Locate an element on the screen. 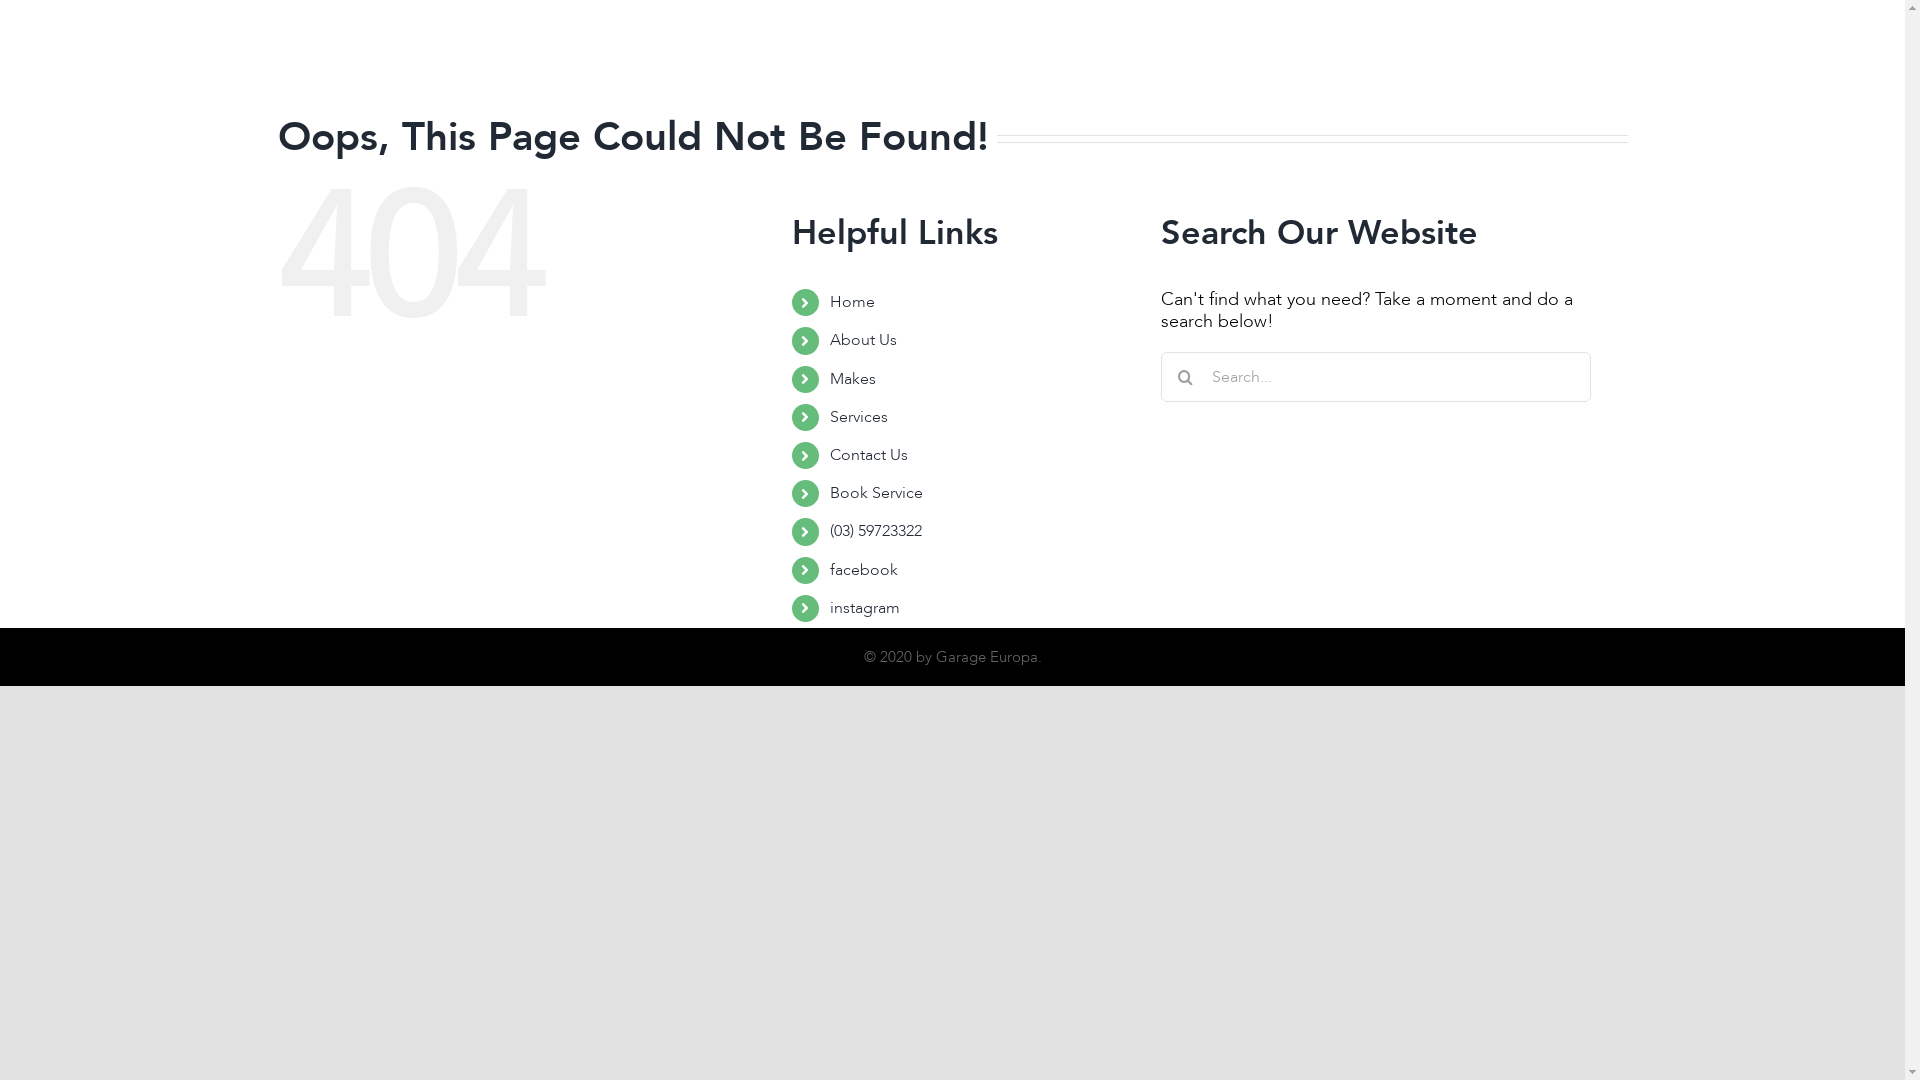  'Services' is located at coordinates (859, 415).